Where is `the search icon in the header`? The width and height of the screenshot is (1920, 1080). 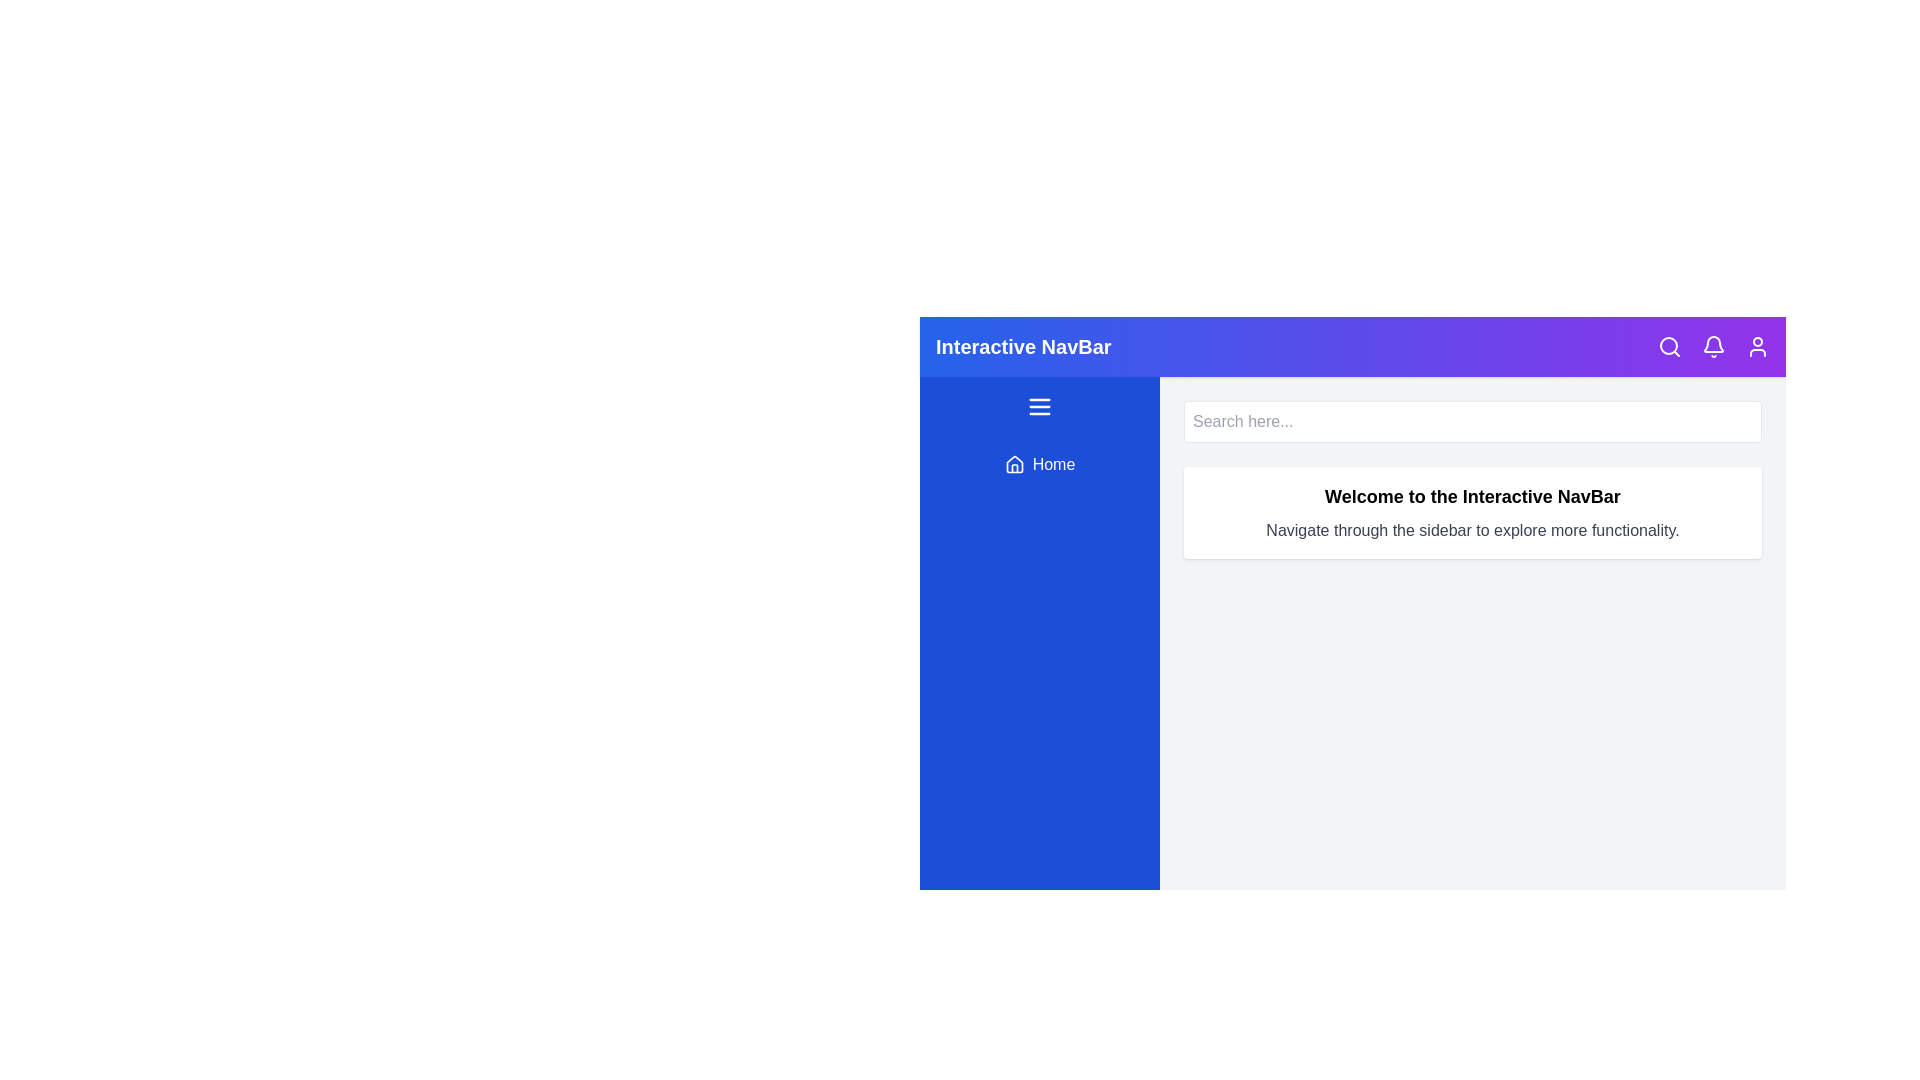 the search icon in the header is located at coordinates (1670, 346).